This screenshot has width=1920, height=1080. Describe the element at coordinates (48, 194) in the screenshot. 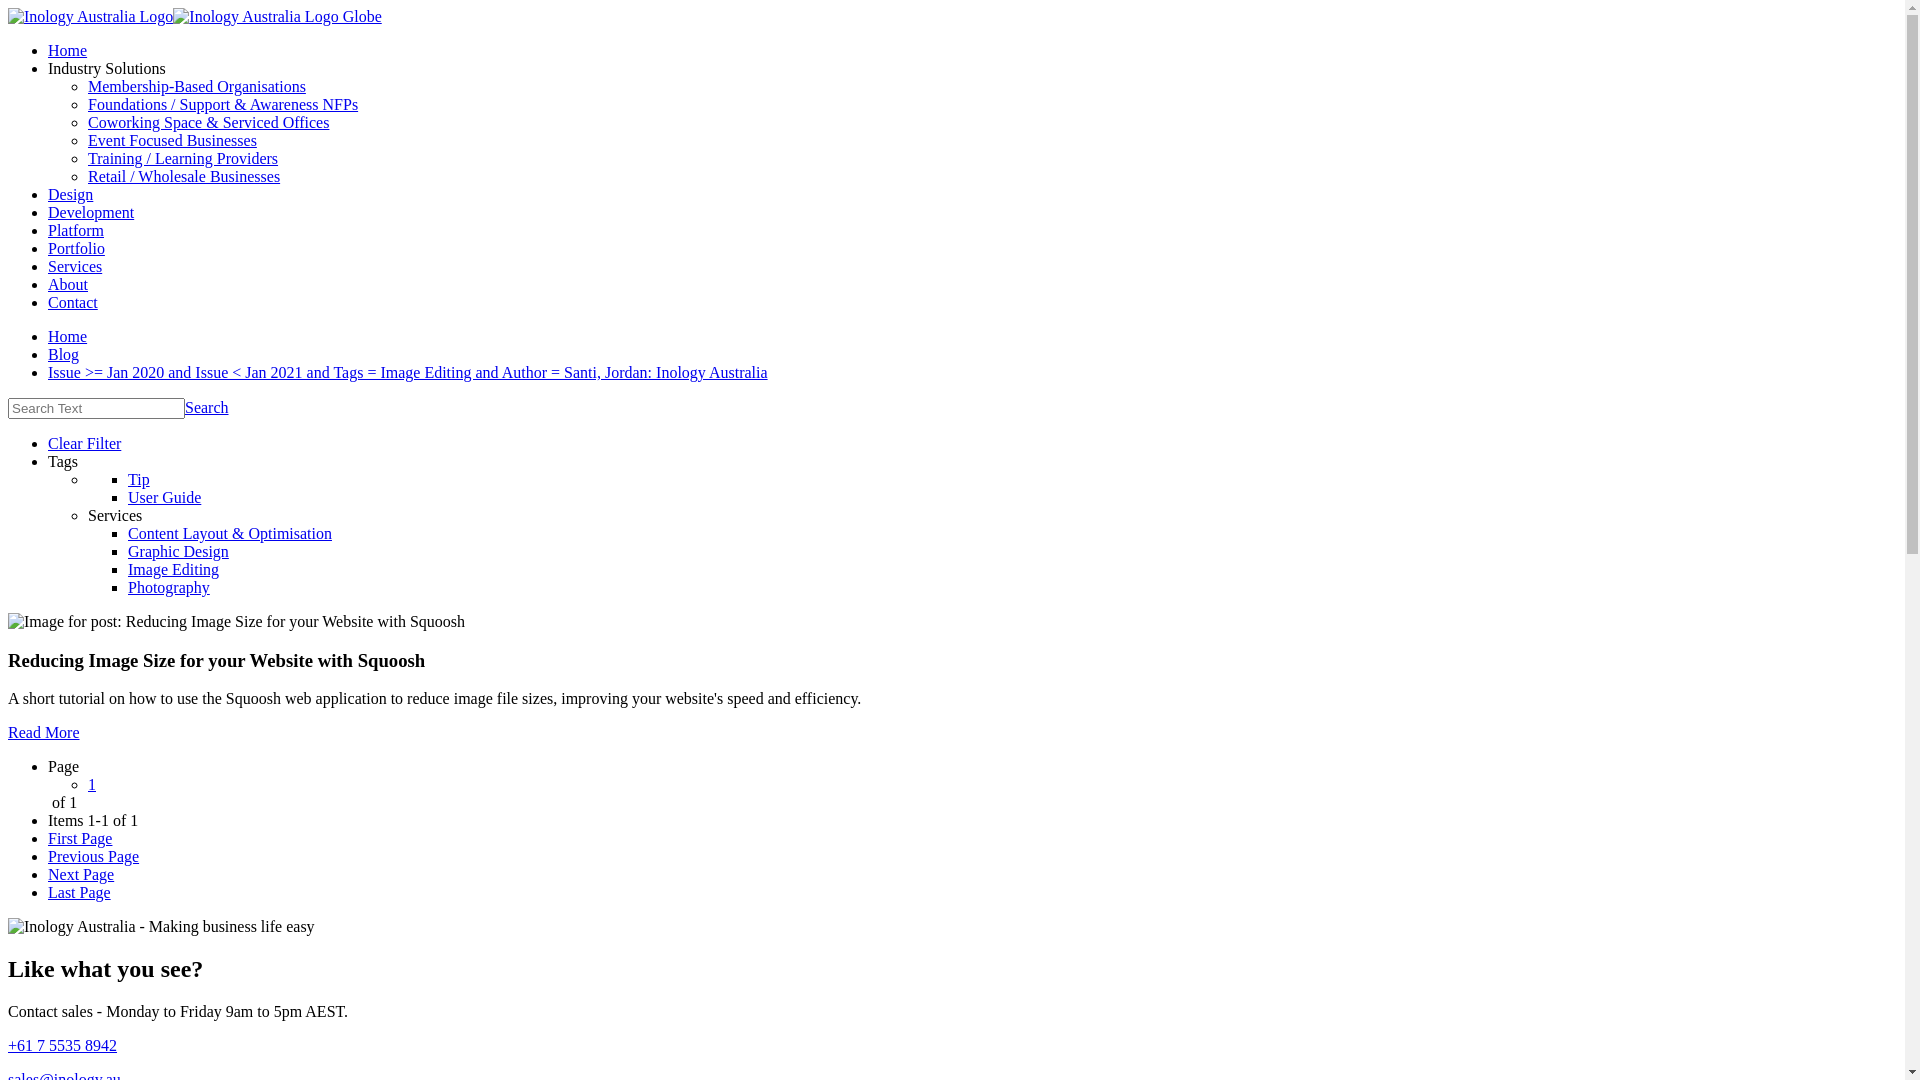

I see `'Design'` at that location.